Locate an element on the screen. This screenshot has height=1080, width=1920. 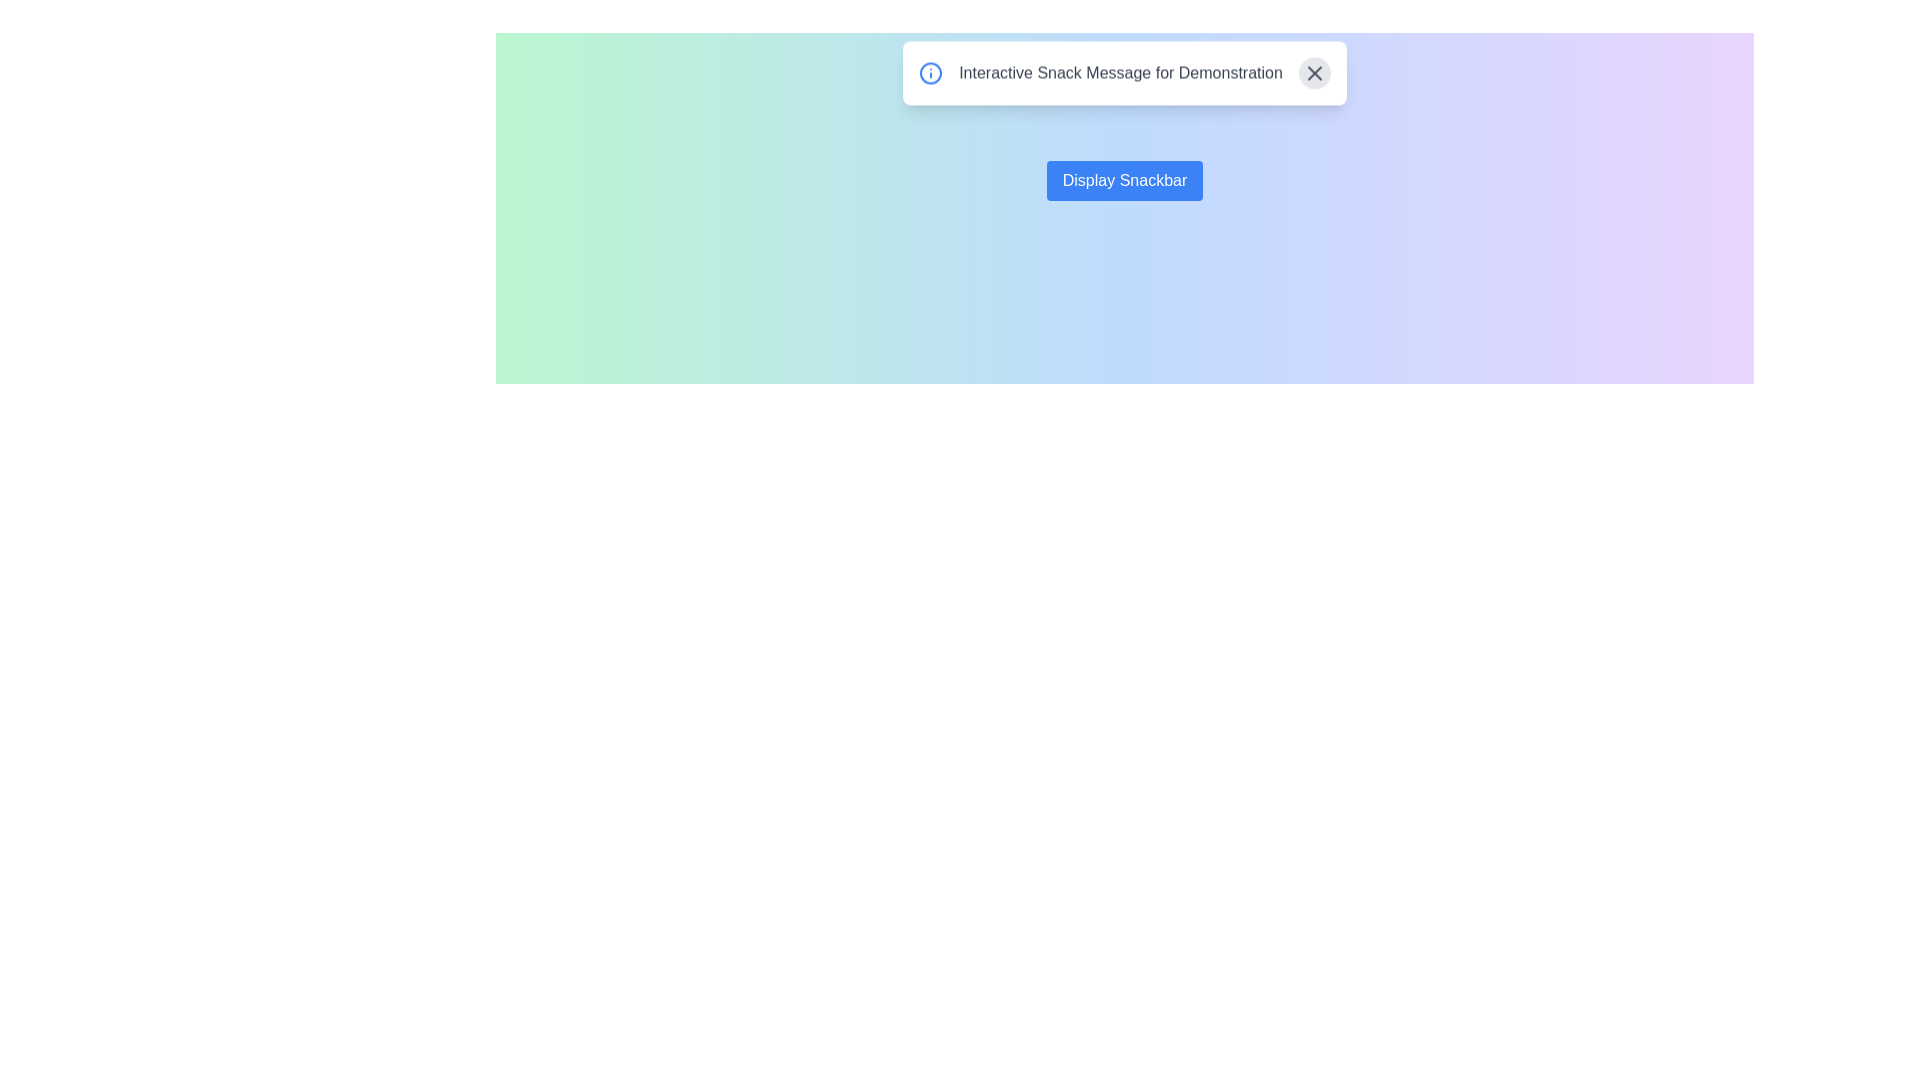
the help icon located on the leftmost side of the 'Interactive Snack Message for Demonstration' notification bar, which provides additional information related to the content is located at coordinates (930, 80).